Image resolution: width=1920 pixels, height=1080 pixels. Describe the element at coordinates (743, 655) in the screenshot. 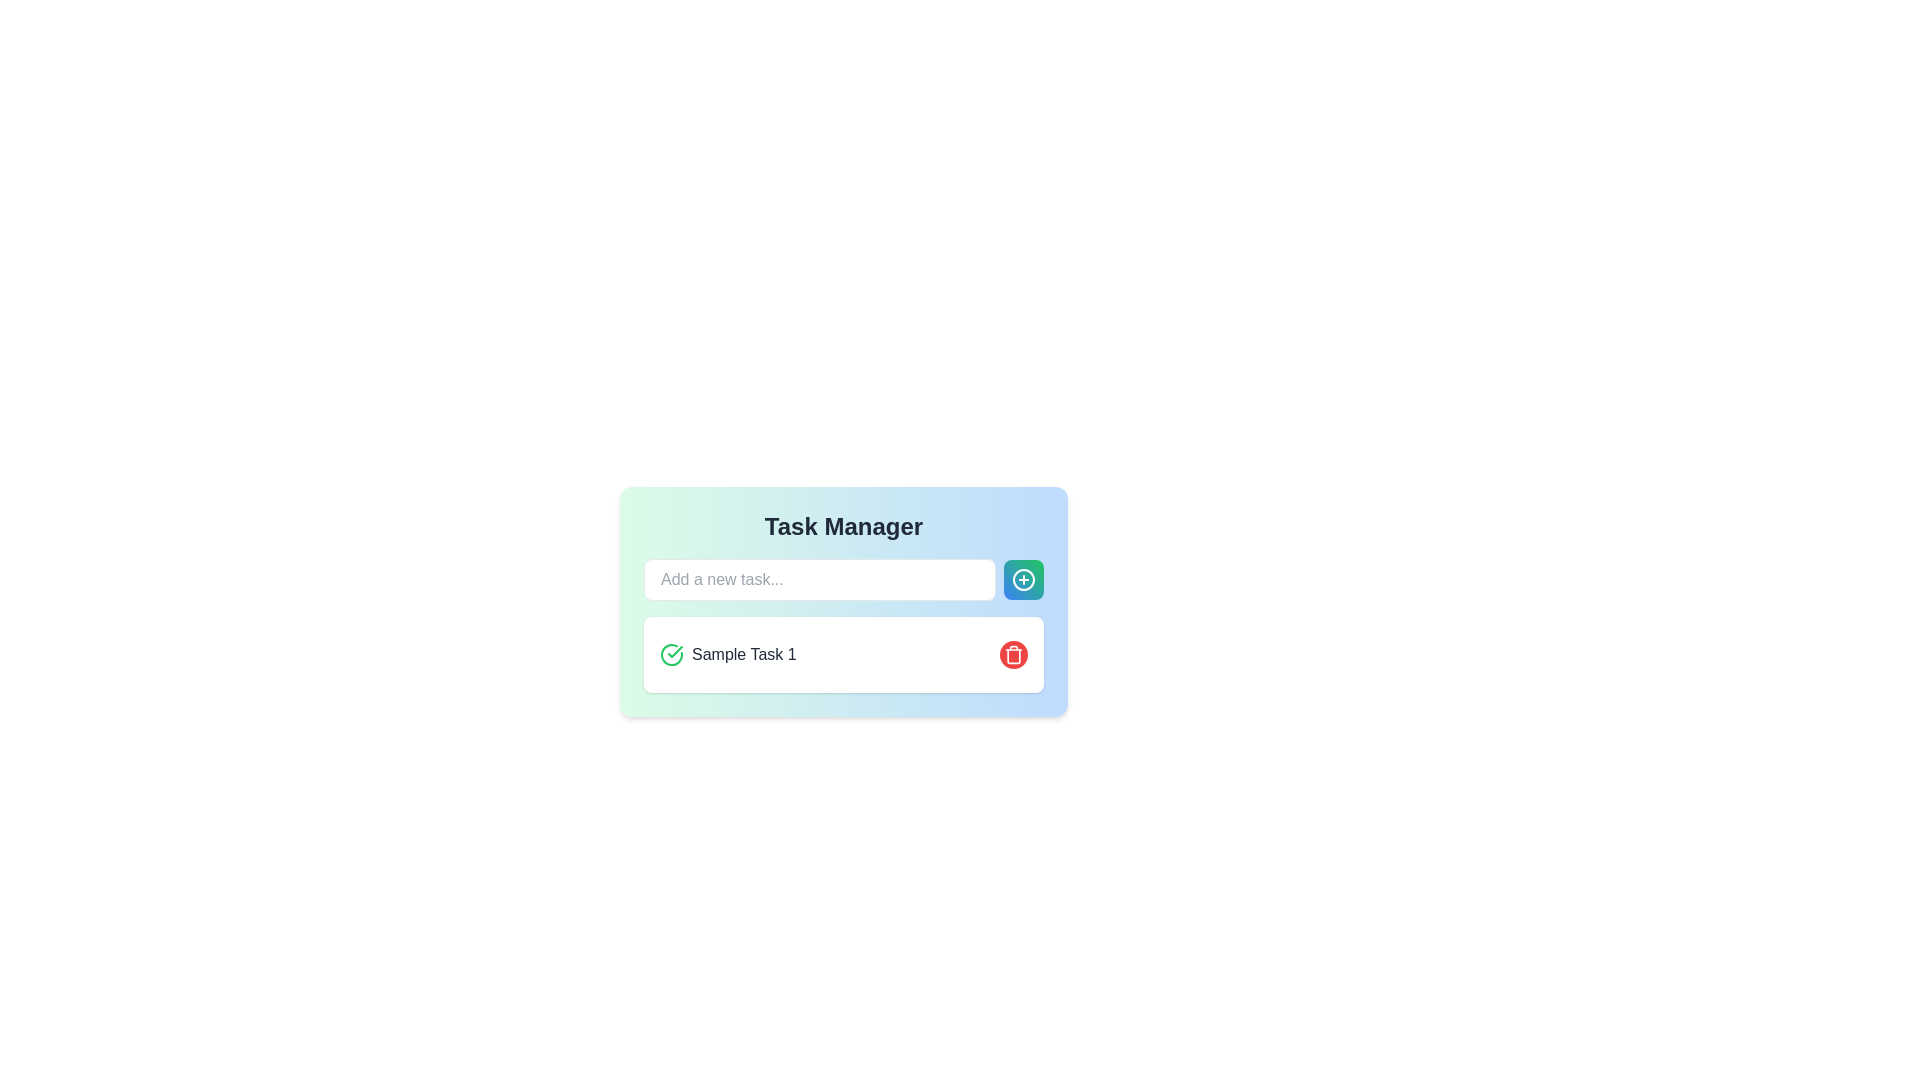

I see `the 'Sample Task 1' text label, which is styled with a gray font and bold appearance, located` at that location.